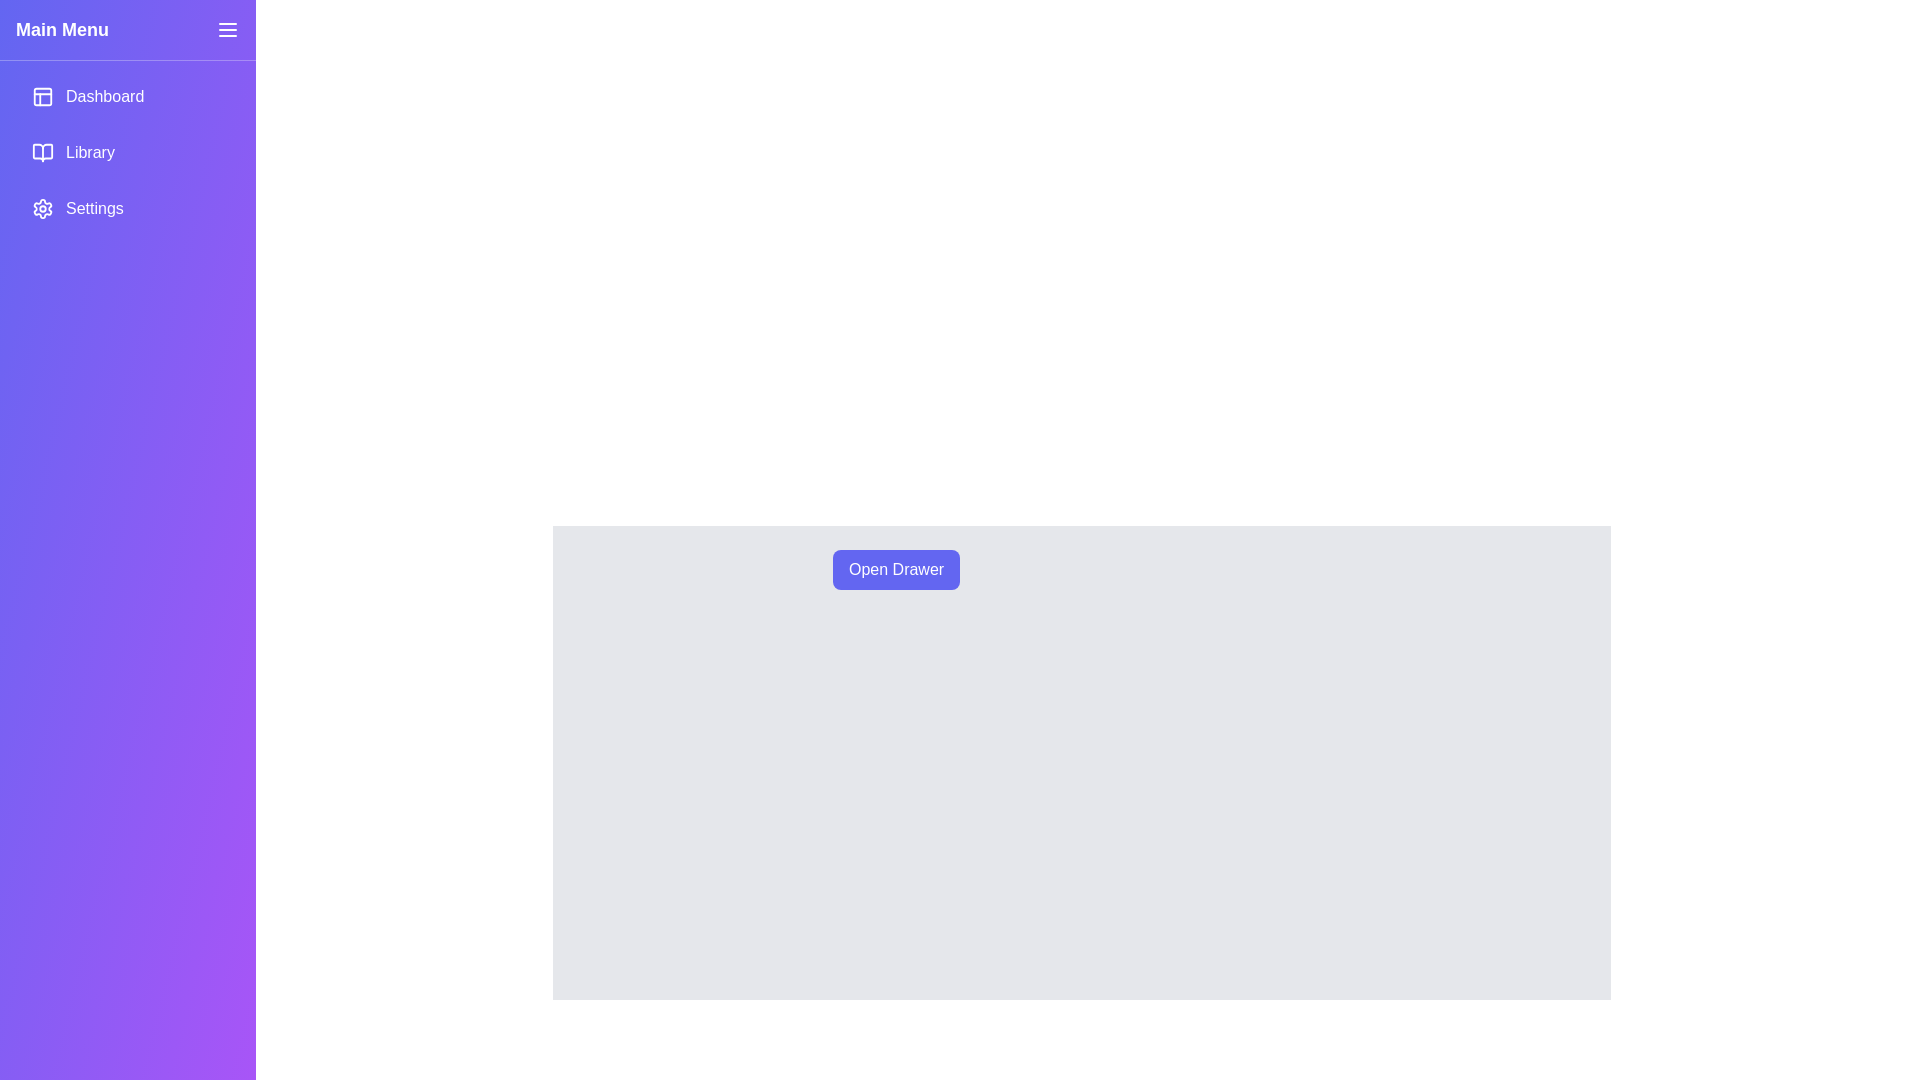  Describe the element at coordinates (127, 152) in the screenshot. I see `the menu item Library from the drawer` at that location.